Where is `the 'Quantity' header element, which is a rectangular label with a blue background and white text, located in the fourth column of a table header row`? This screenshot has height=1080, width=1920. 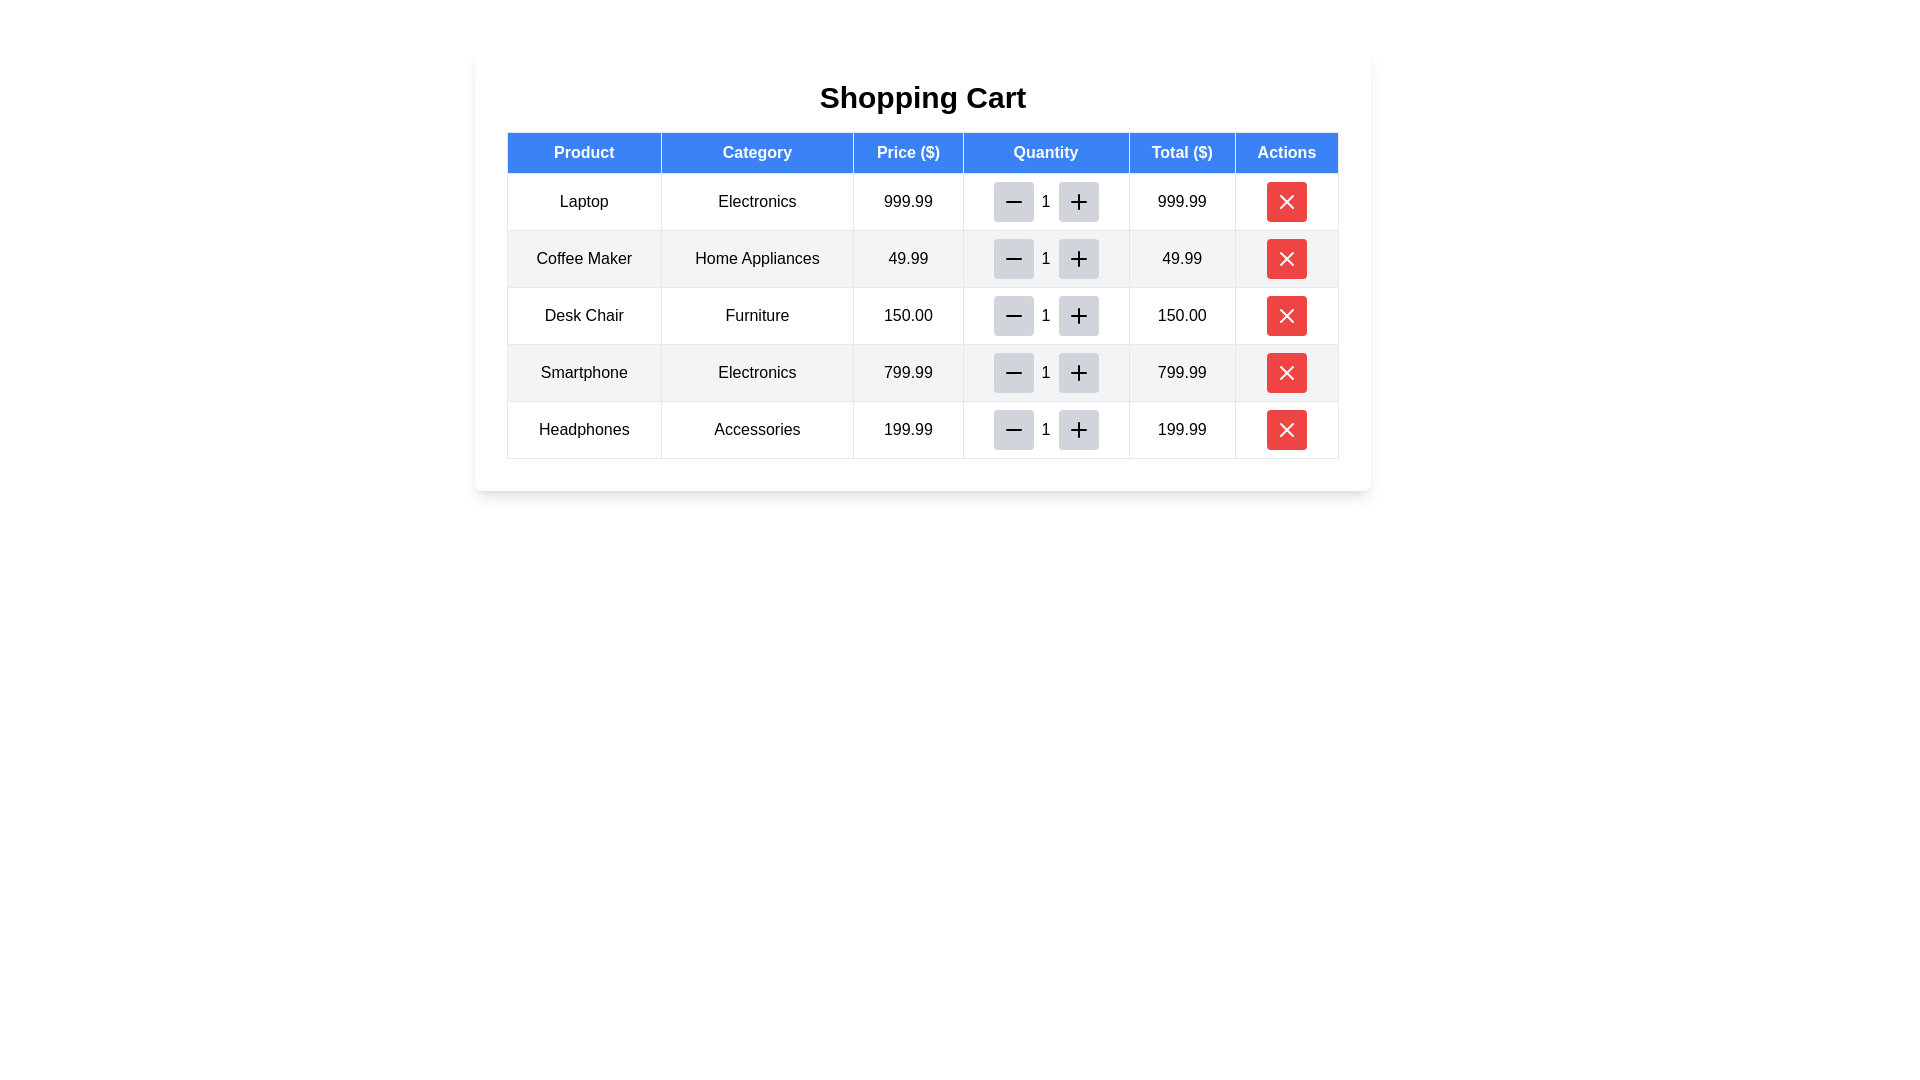 the 'Quantity' header element, which is a rectangular label with a blue background and white text, located in the fourth column of a table header row is located at coordinates (1045, 152).